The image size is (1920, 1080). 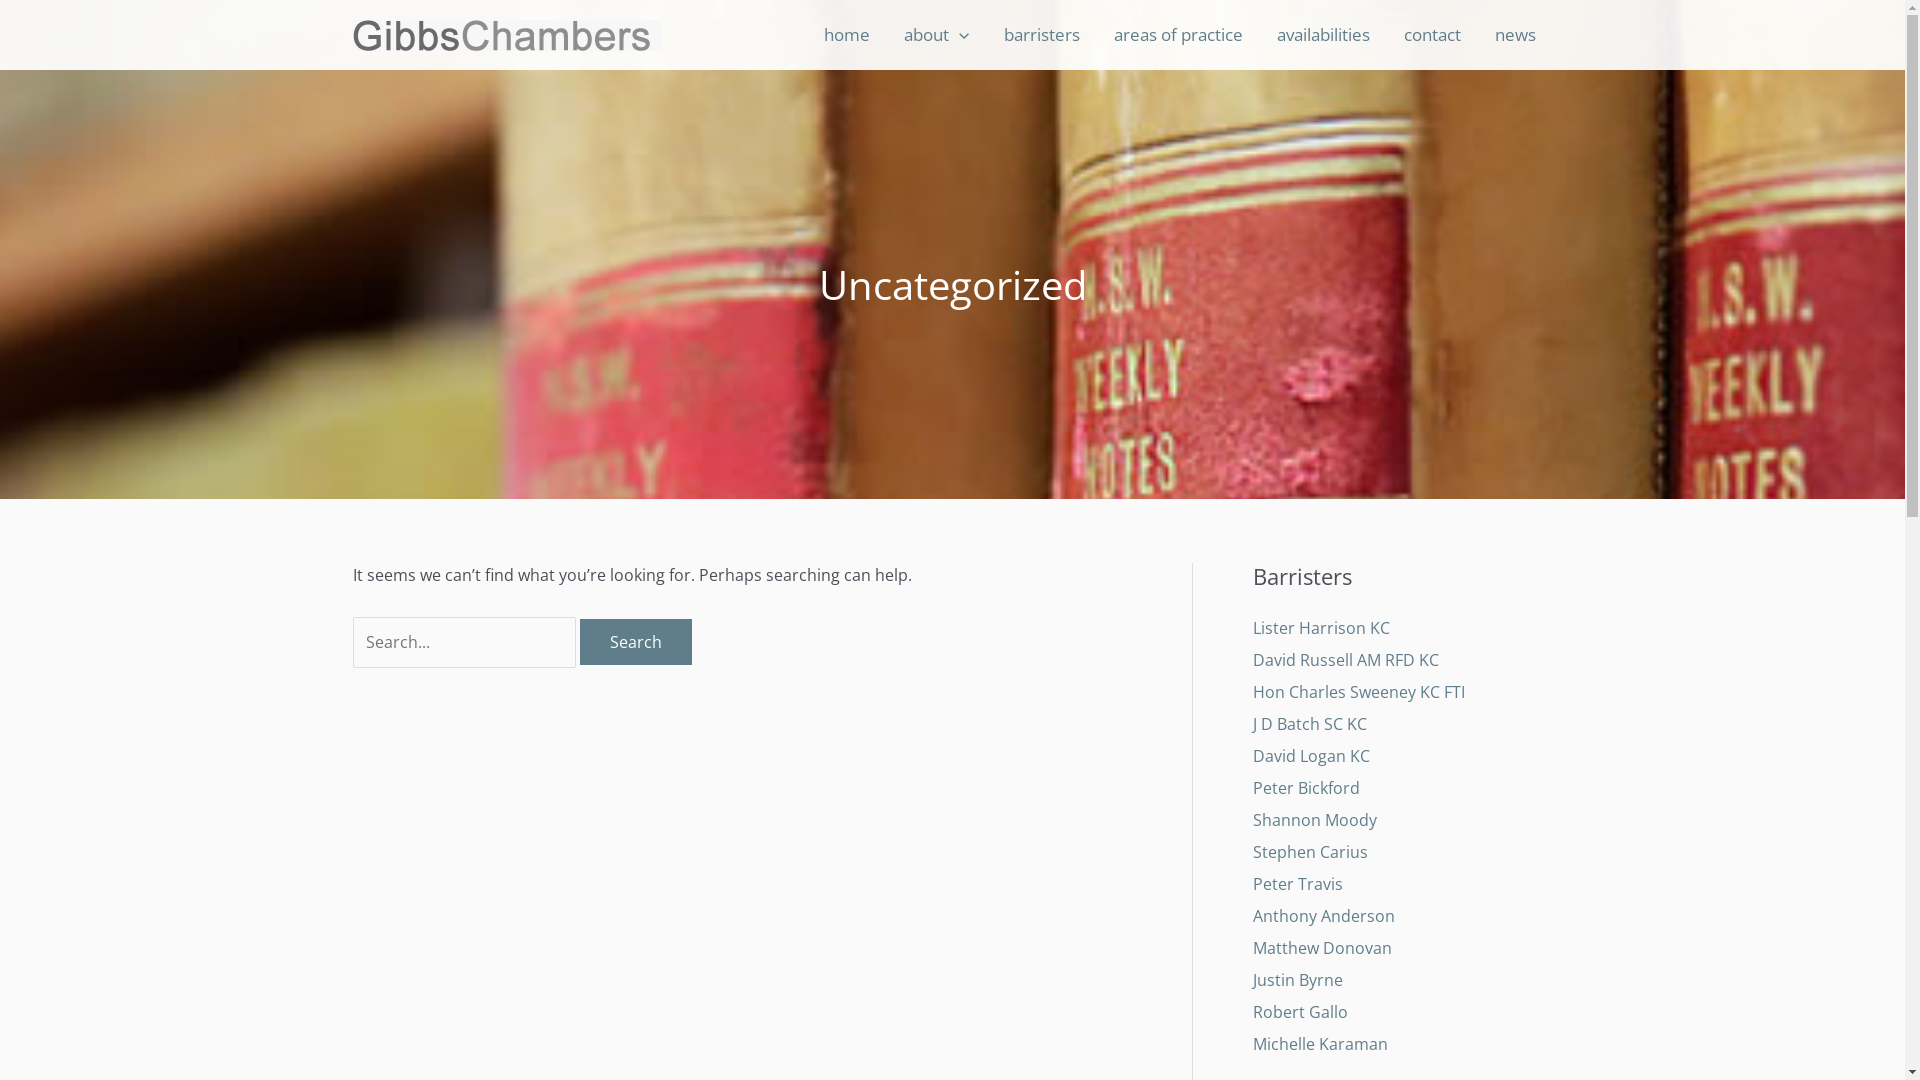 What do you see at coordinates (1320, 627) in the screenshot?
I see `'Lister Harrison KC'` at bounding box center [1320, 627].